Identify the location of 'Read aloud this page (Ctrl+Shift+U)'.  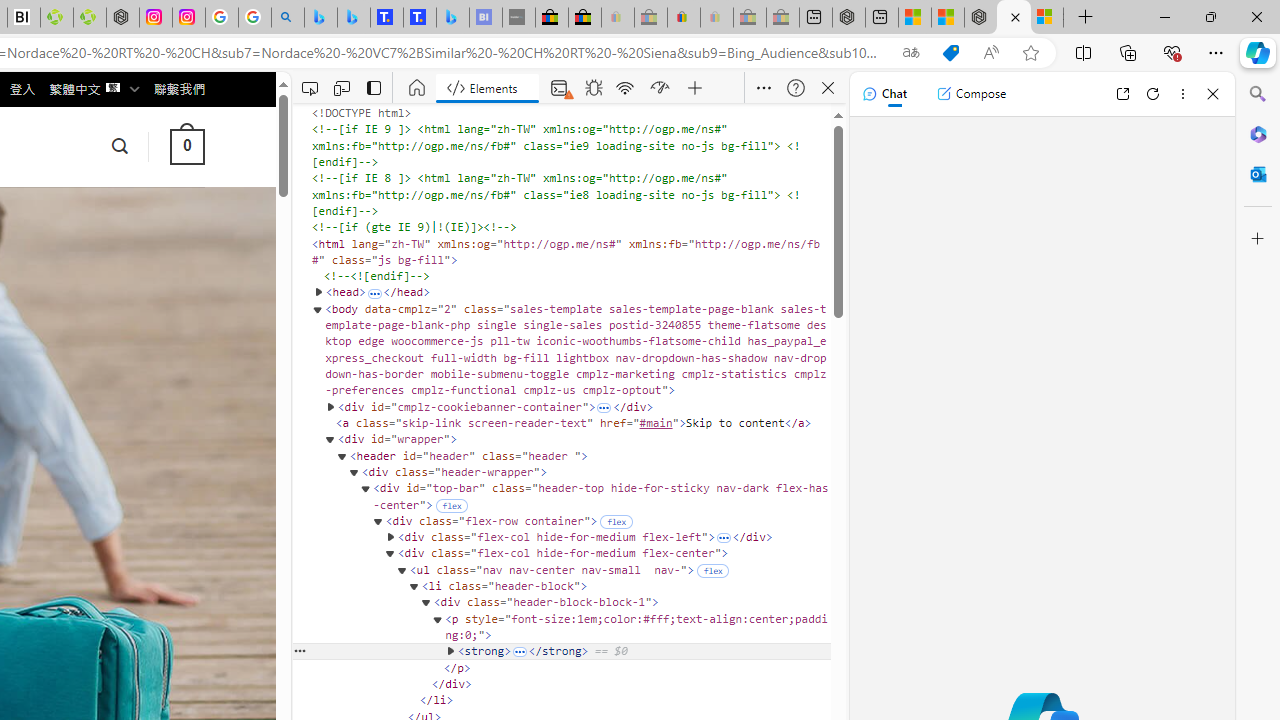
(991, 52).